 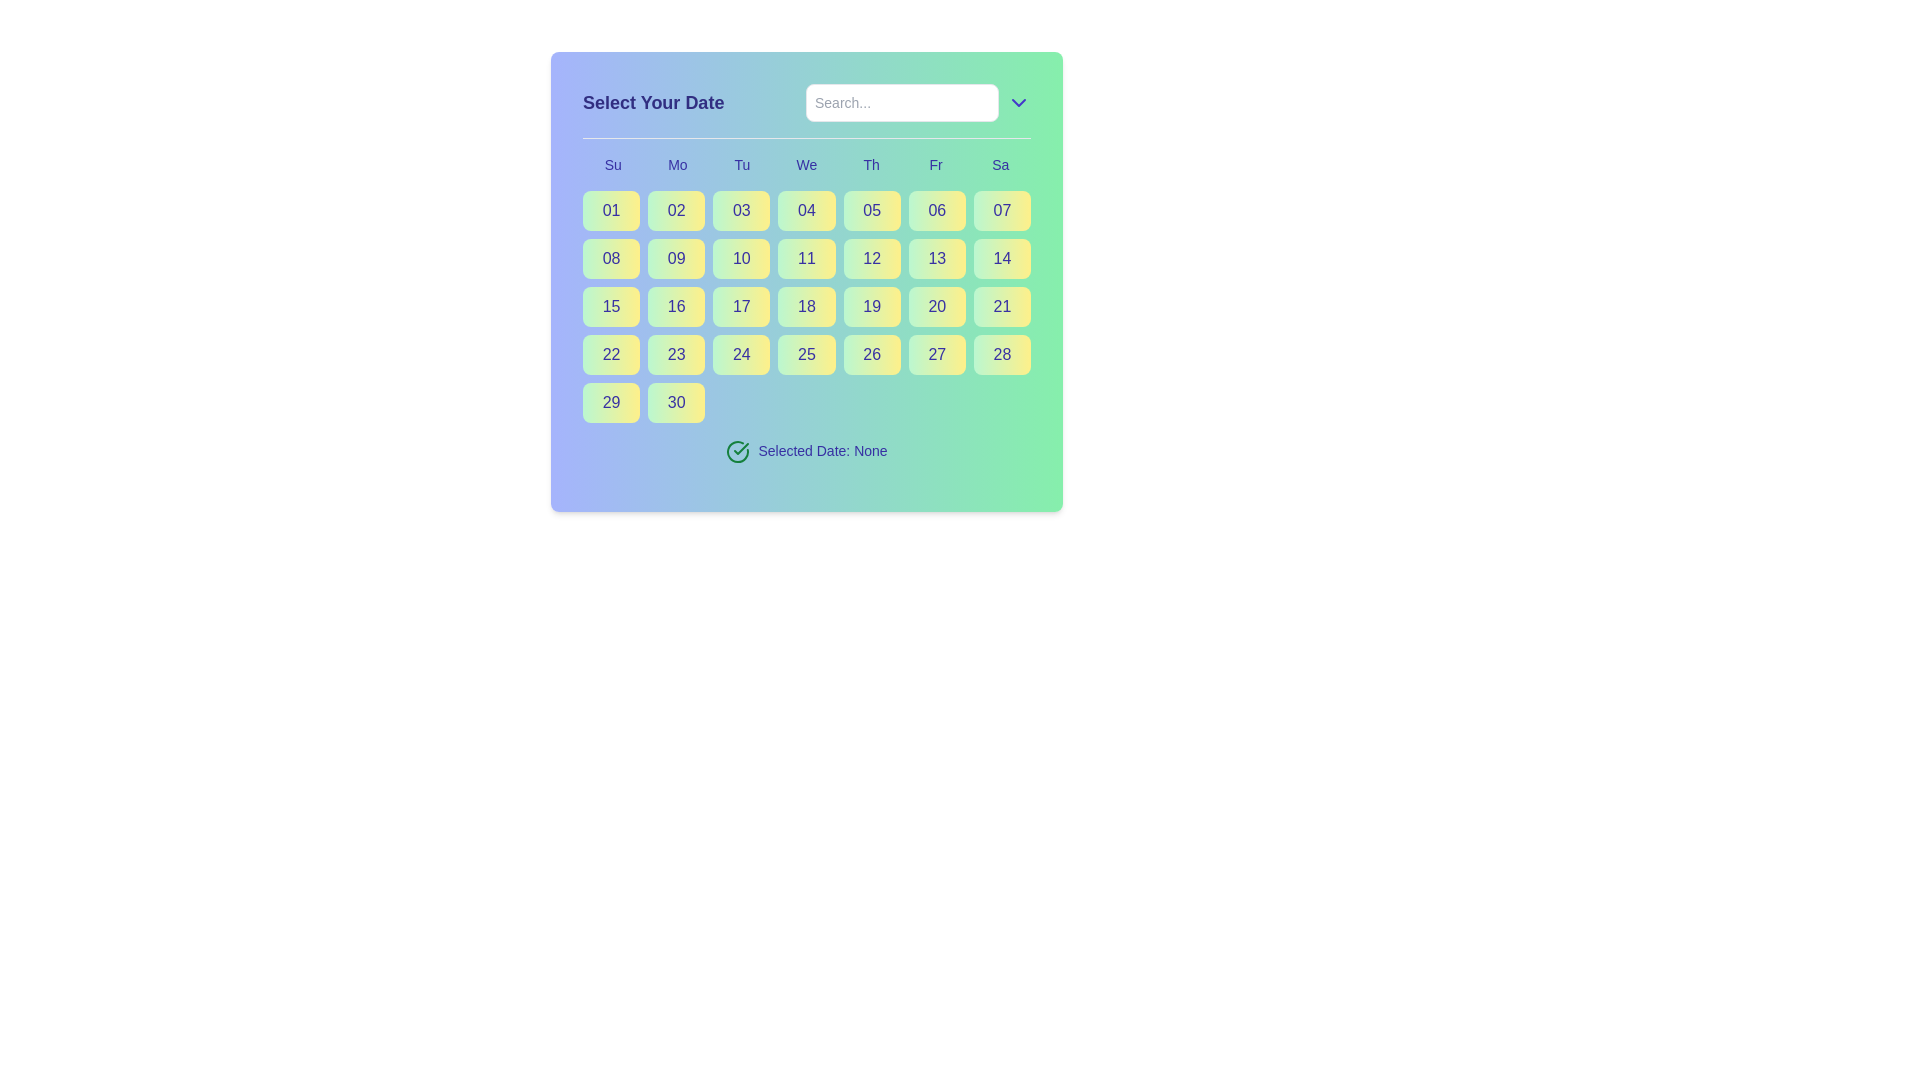 I want to click on the text label that displays the currently selected date, which by default shows 'None' and is located directly beneath the calendar grid, so click(x=822, y=451).